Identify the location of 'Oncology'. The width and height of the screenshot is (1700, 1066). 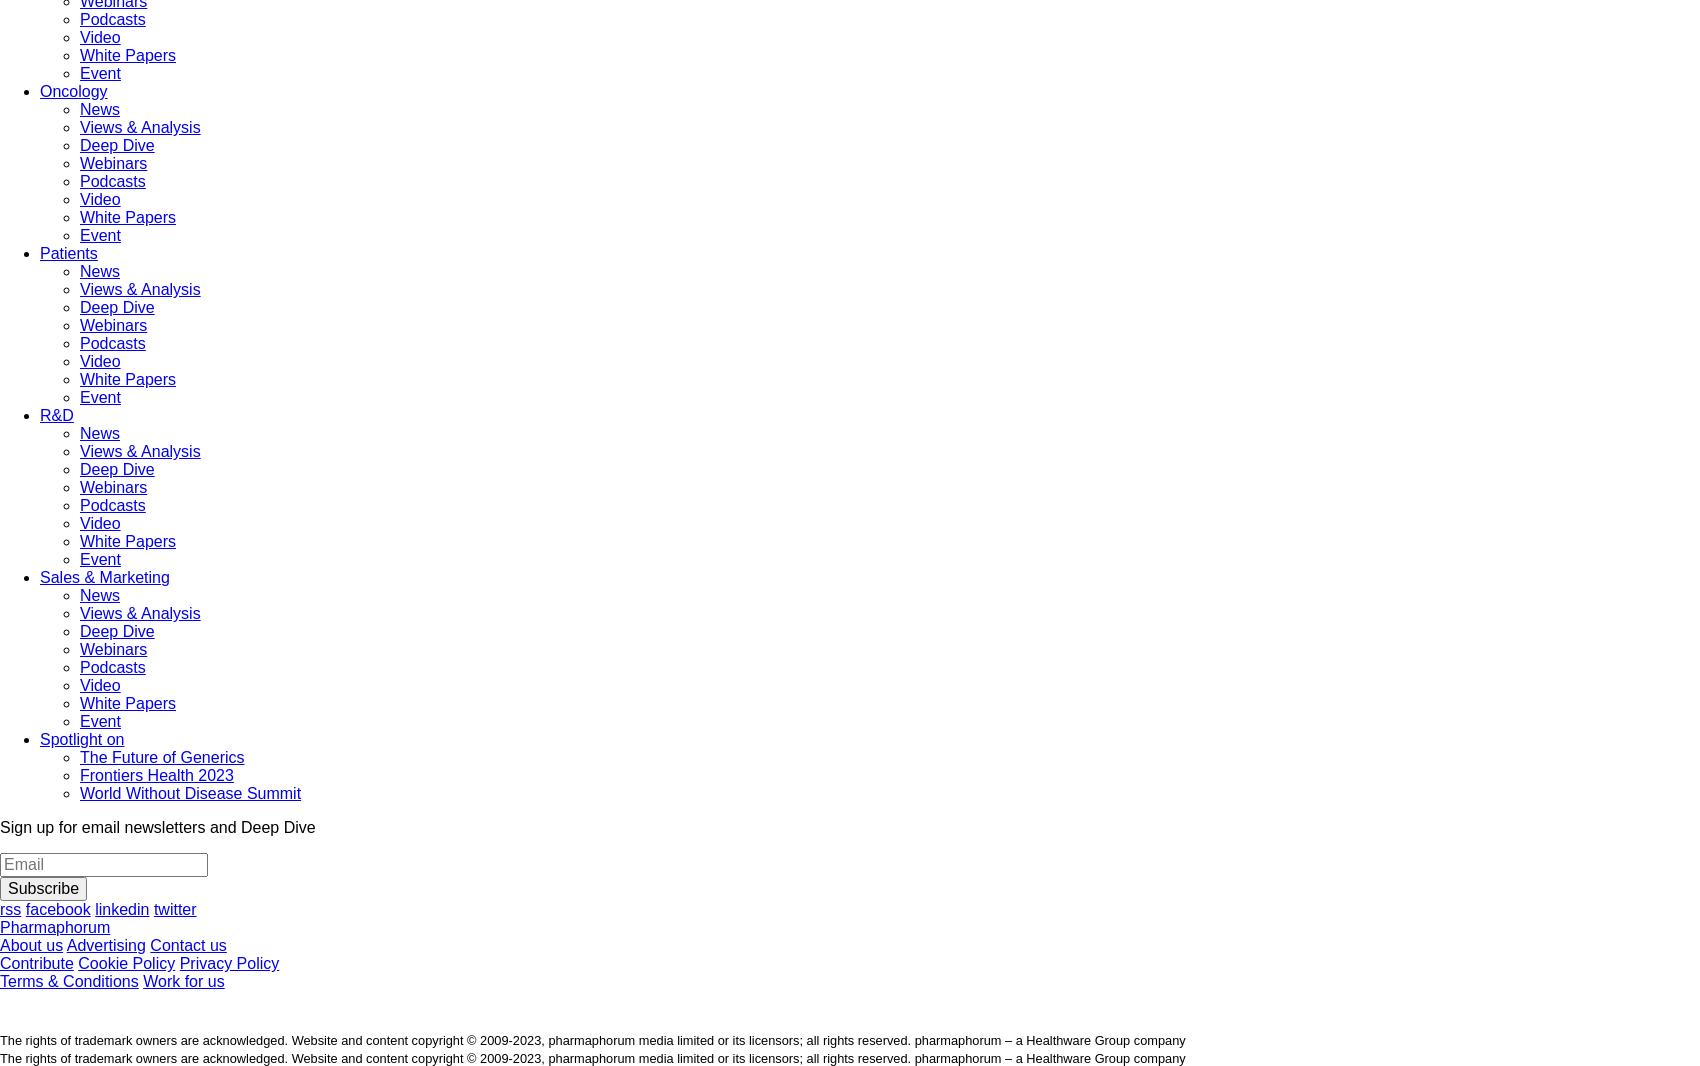
(73, 90).